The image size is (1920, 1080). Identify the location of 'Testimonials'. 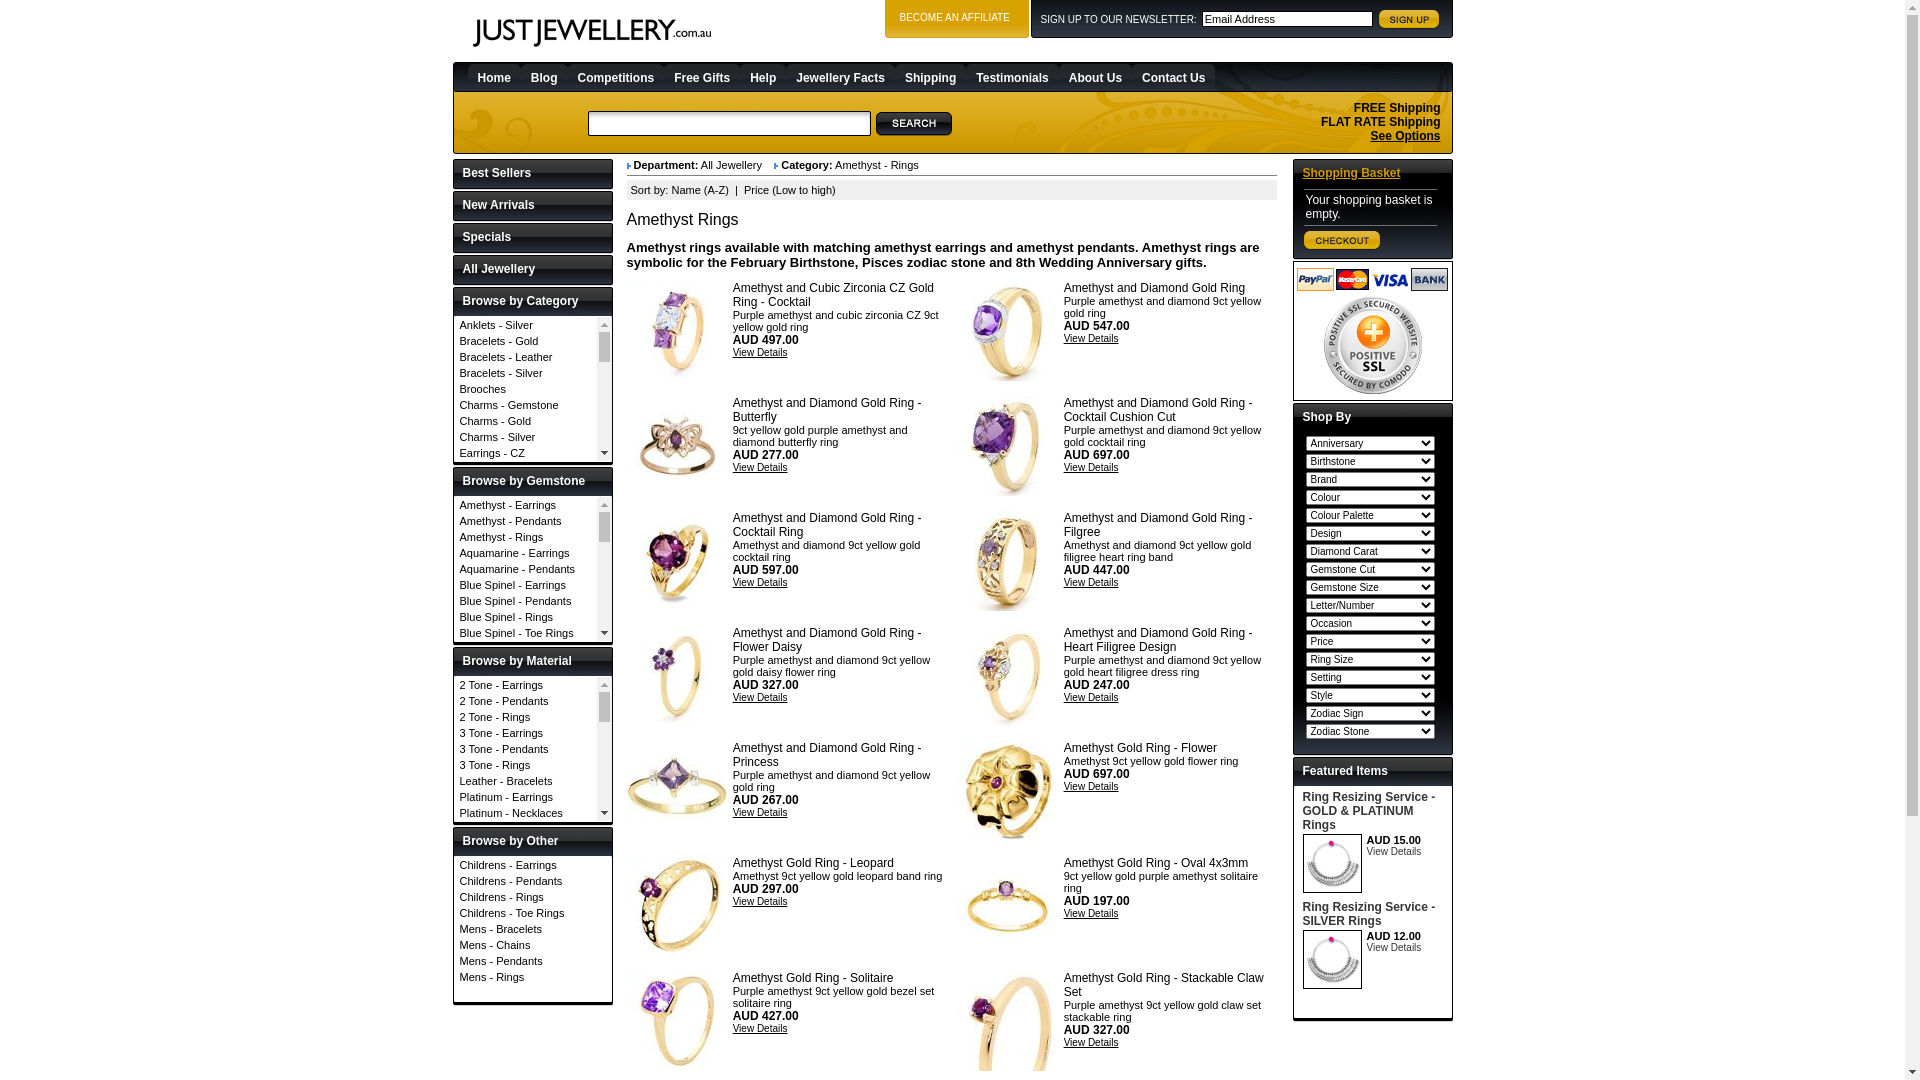
(965, 76).